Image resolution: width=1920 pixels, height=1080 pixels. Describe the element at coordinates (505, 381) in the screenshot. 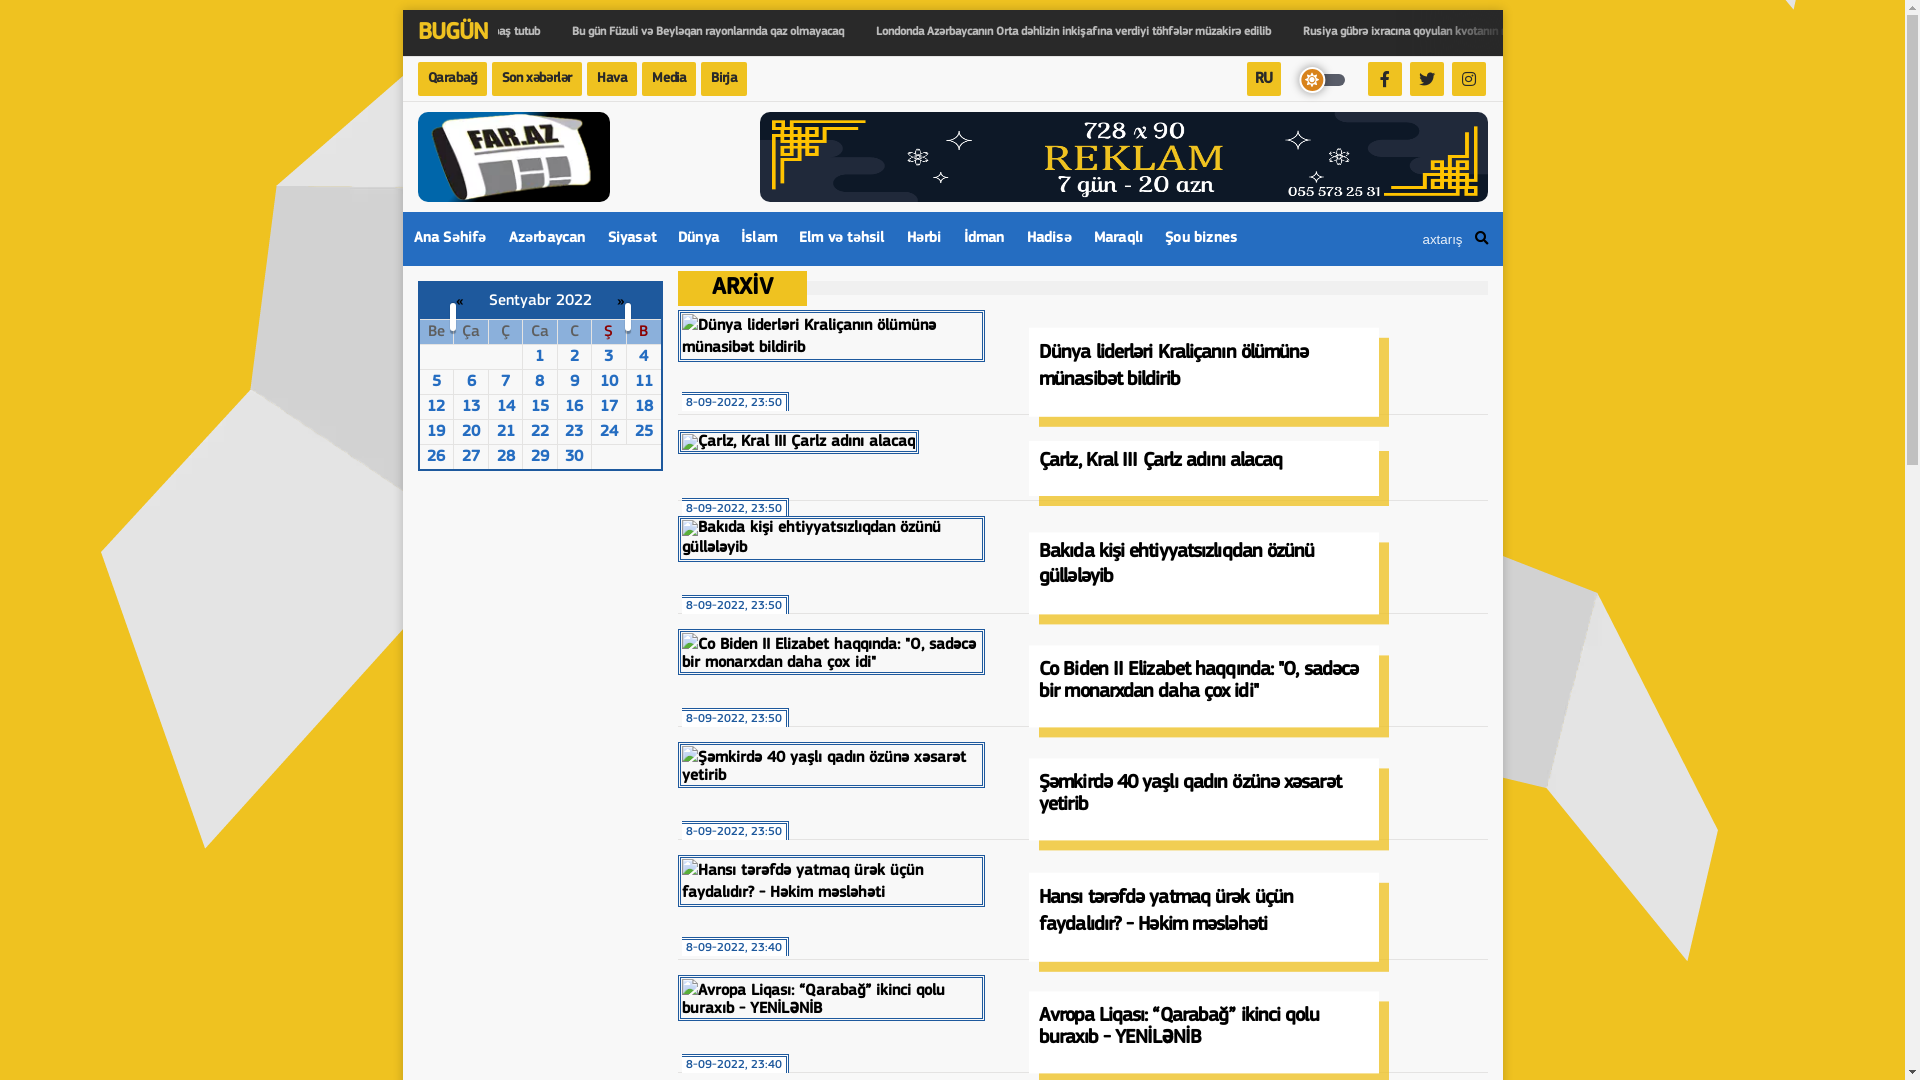

I see `'7'` at that location.